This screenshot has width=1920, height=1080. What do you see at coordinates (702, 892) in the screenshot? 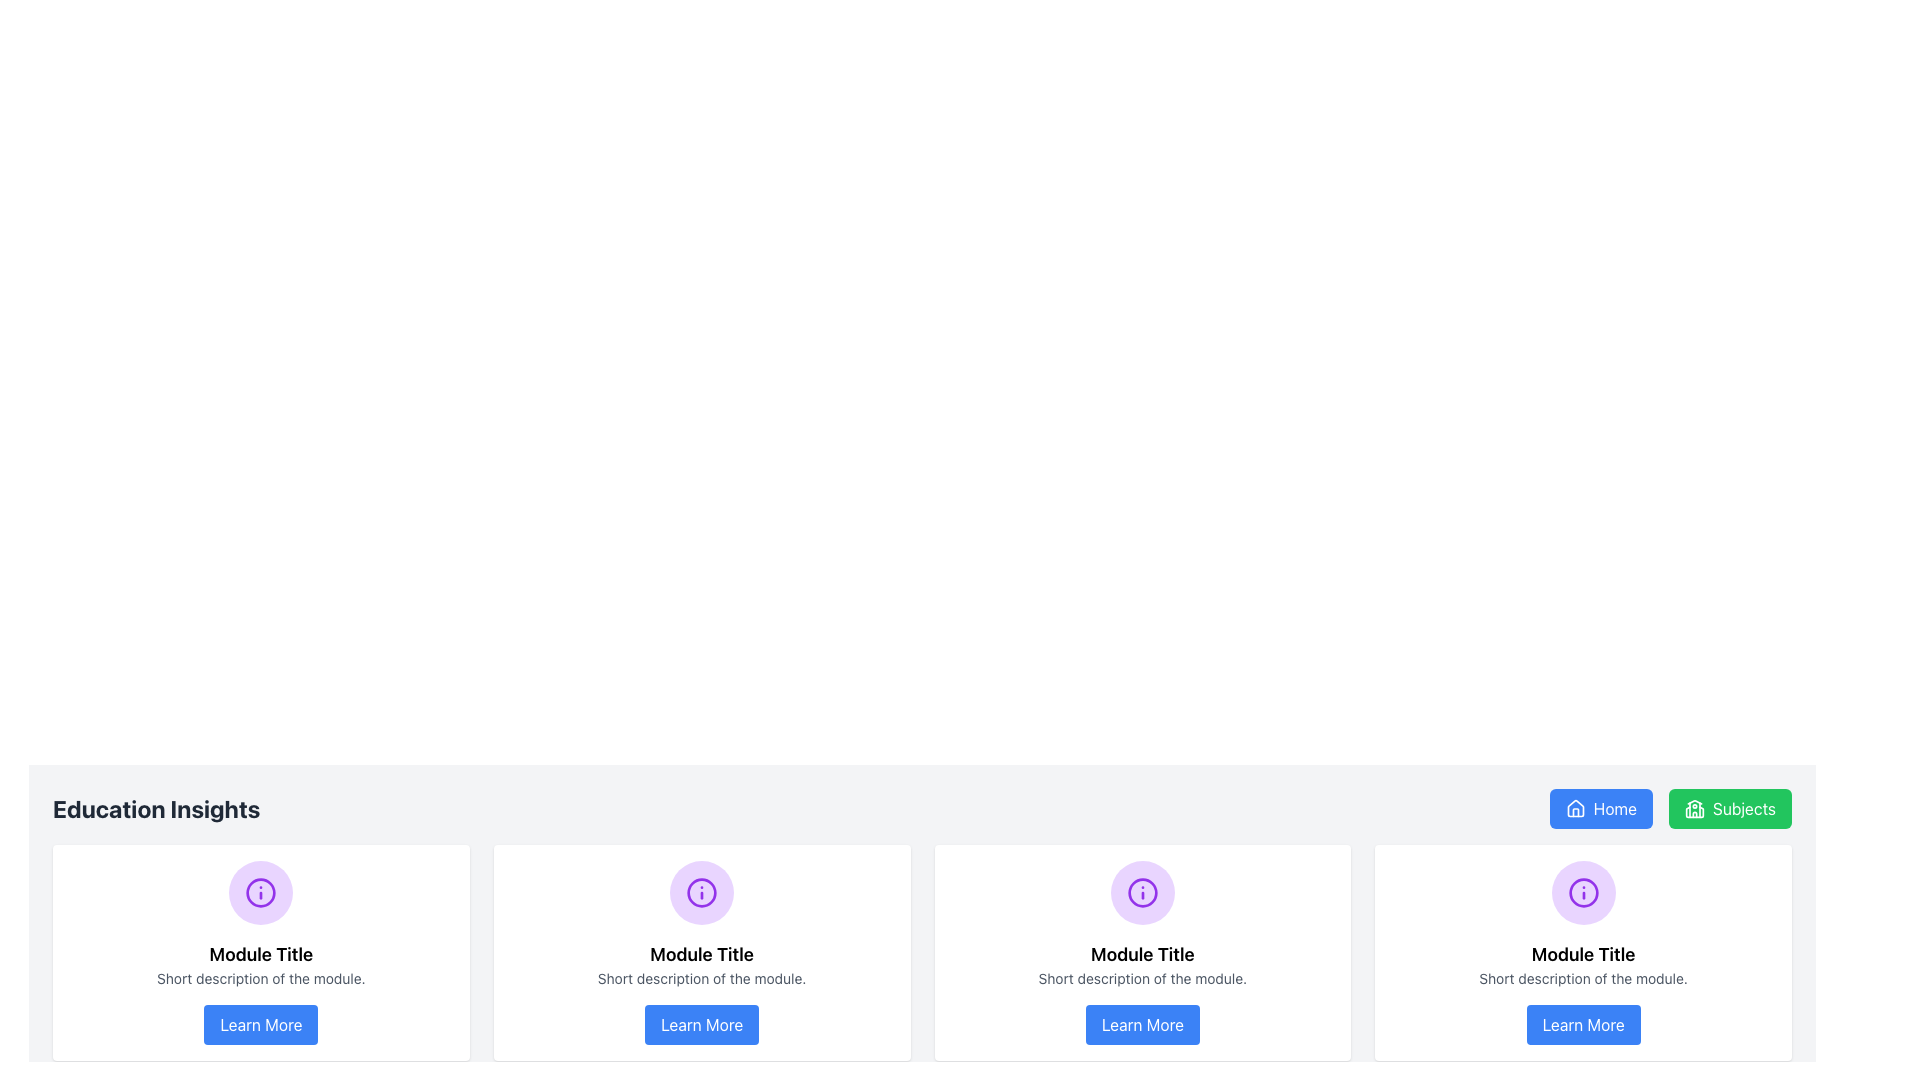
I see `the purple circular icon button with an information symbol ('i') in the center, which is located at the top of the white rectangular card, above the text 'Module Title' and 'Short description of the module.'` at bounding box center [702, 892].